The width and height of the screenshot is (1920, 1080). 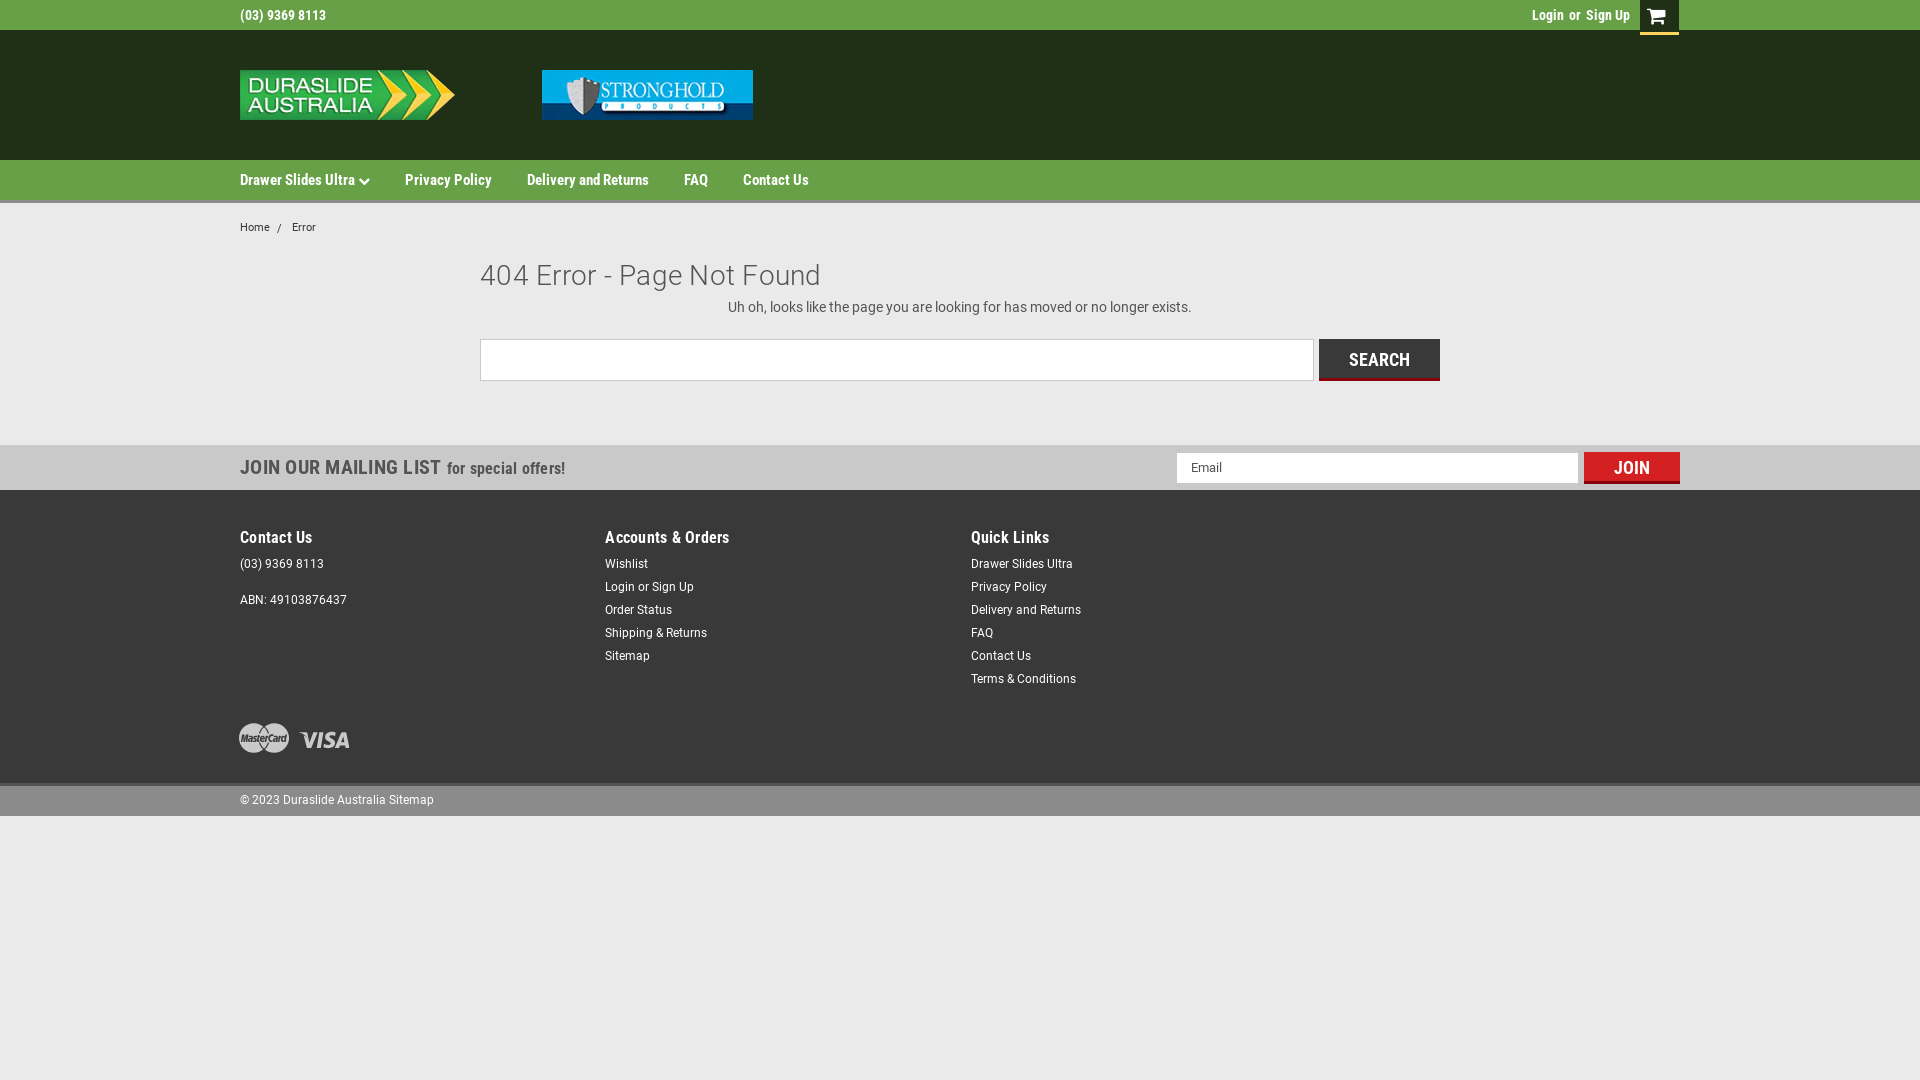 I want to click on 'Delivery and Returns', so click(x=604, y=180).